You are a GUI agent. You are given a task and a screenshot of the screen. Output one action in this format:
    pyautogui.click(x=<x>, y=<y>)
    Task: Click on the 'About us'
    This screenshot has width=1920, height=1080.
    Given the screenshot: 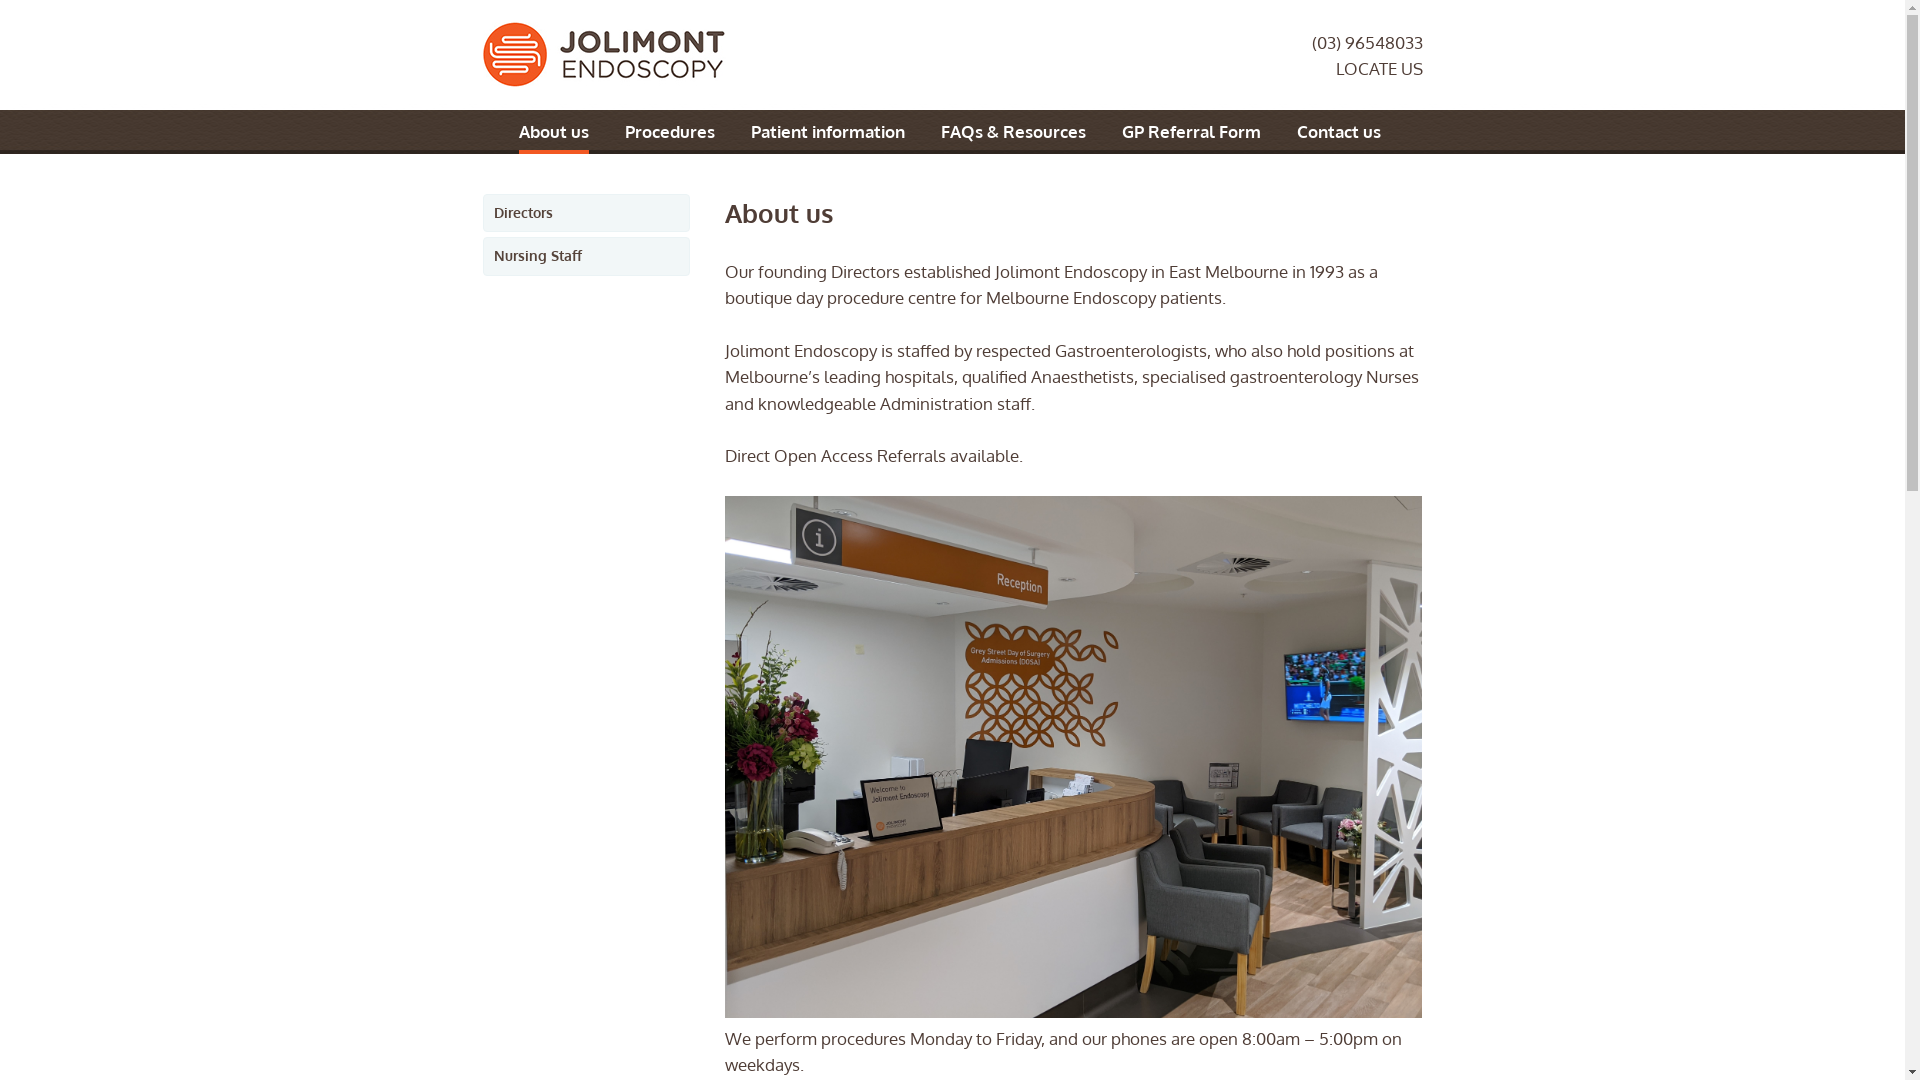 What is the action you would take?
    pyautogui.click(x=518, y=136)
    